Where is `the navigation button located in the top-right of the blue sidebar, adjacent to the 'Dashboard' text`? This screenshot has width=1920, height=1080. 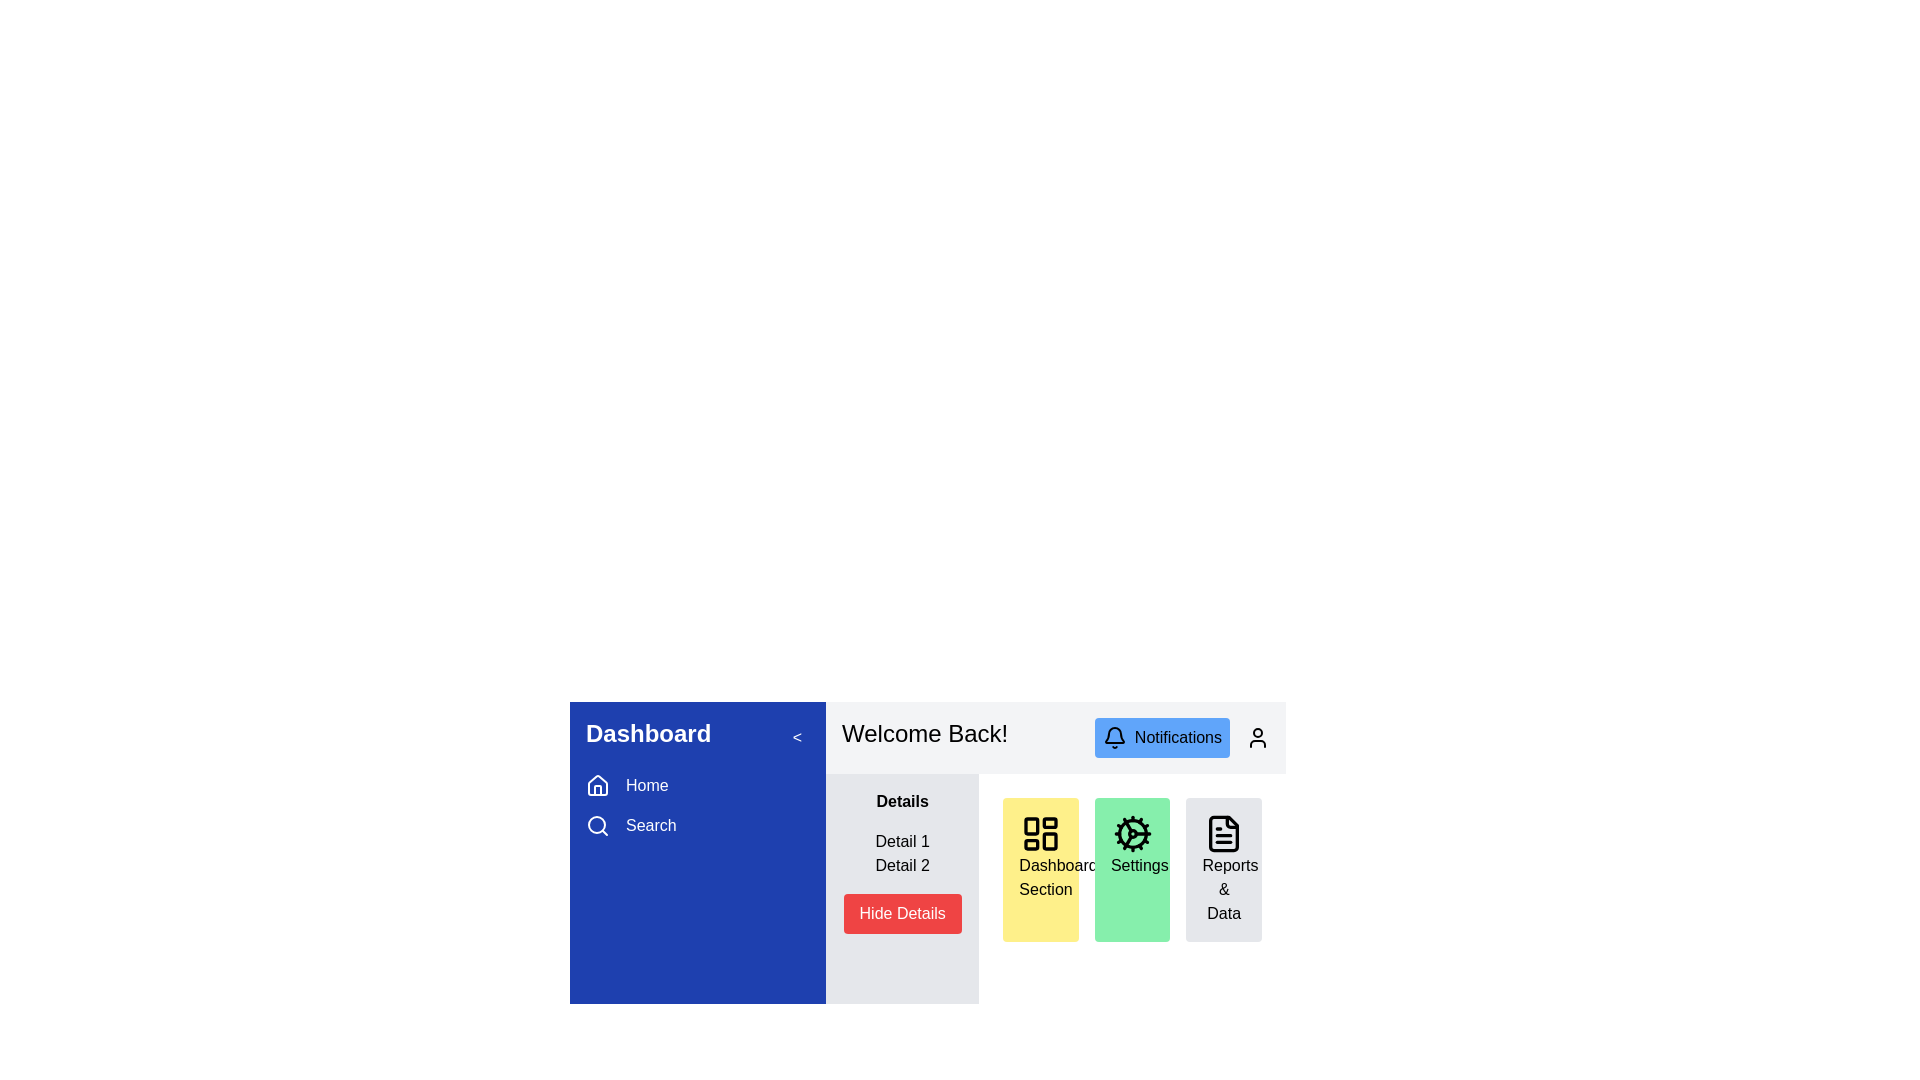 the navigation button located in the top-right of the blue sidebar, adjacent to the 'Dashboard' text is located at coordinates (795, 737).